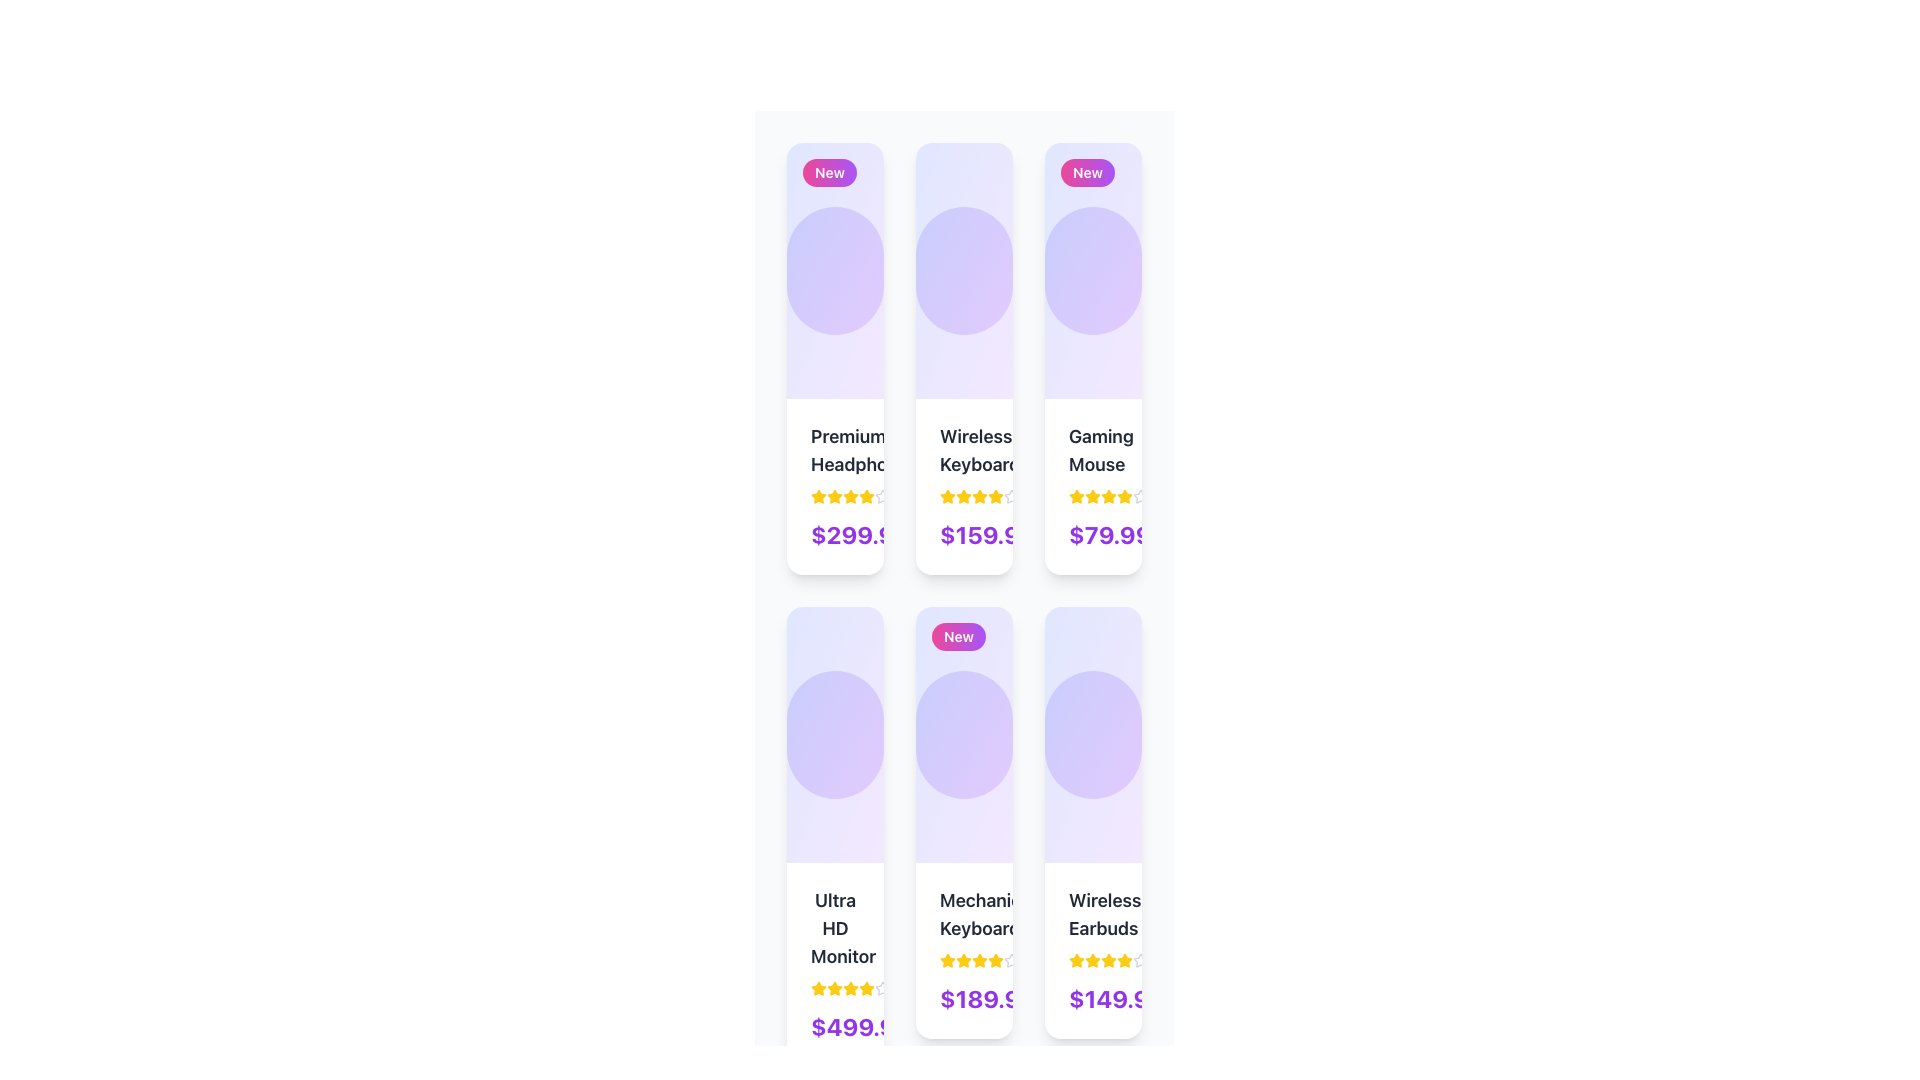 The image size is (1920, 1080). What do you see at coordinates (835, 987) in the screenshot?
I see `the third star-shaped icon with a yellow fill and border, which serves as a visual indicator for rating, located below the text 'Ultra HD Monitor'` at bounding box center [835, 987].